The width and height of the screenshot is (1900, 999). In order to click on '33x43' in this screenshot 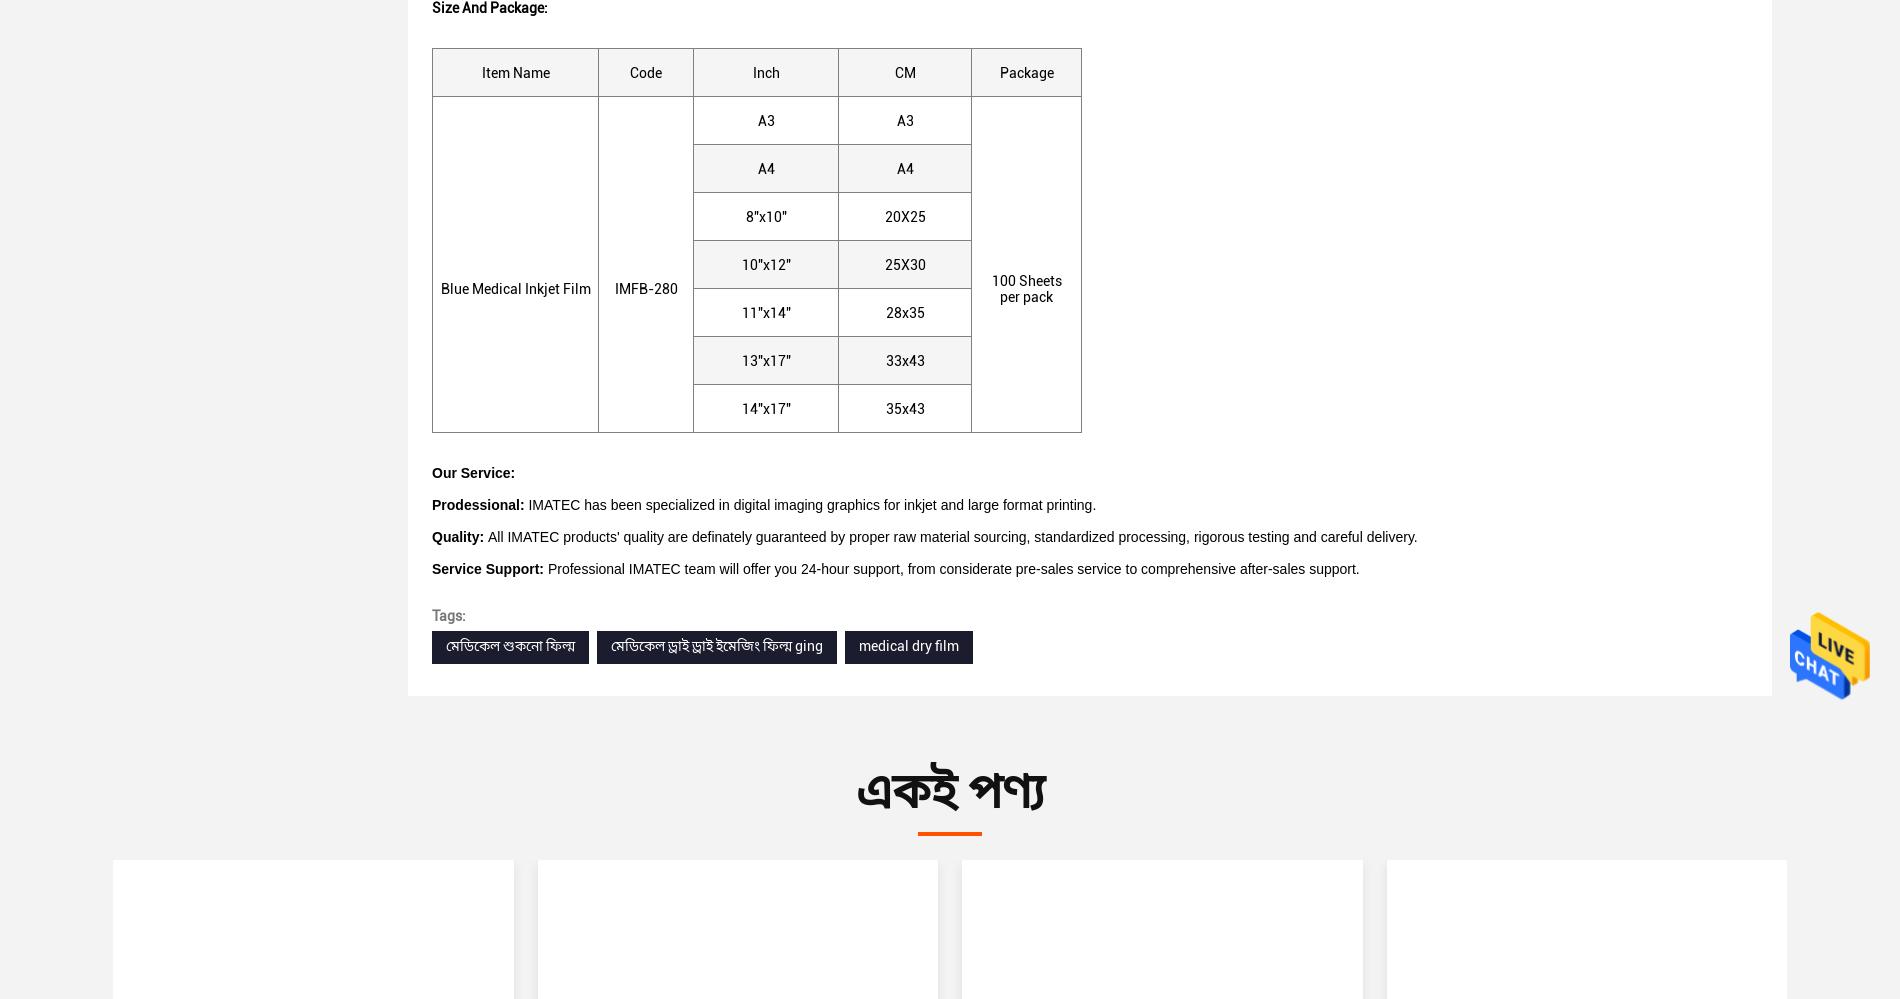, I will do `click(903, 360)`.